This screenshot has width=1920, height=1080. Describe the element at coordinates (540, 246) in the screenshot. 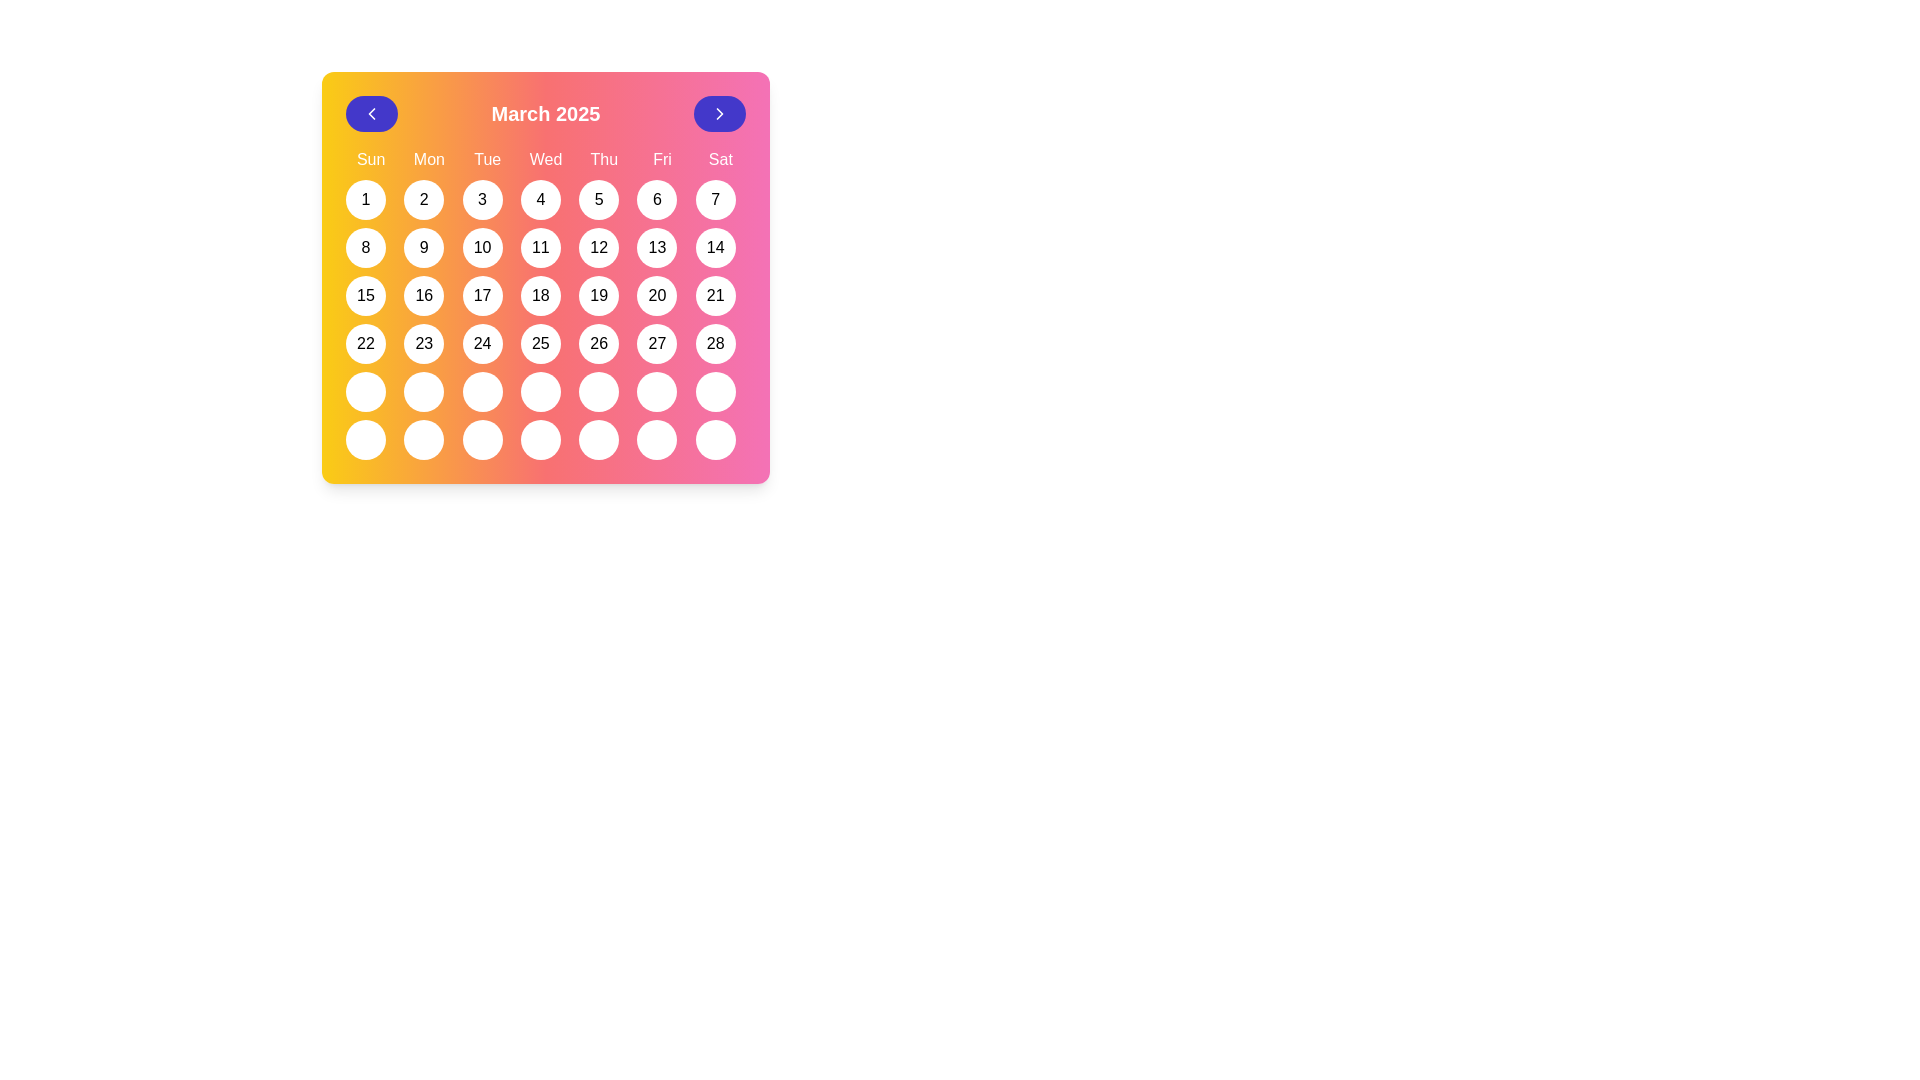

I see `the button representing the 11th day of the month in the calendar, located in the fourth column and third row under the 'Wed' label` at that location.